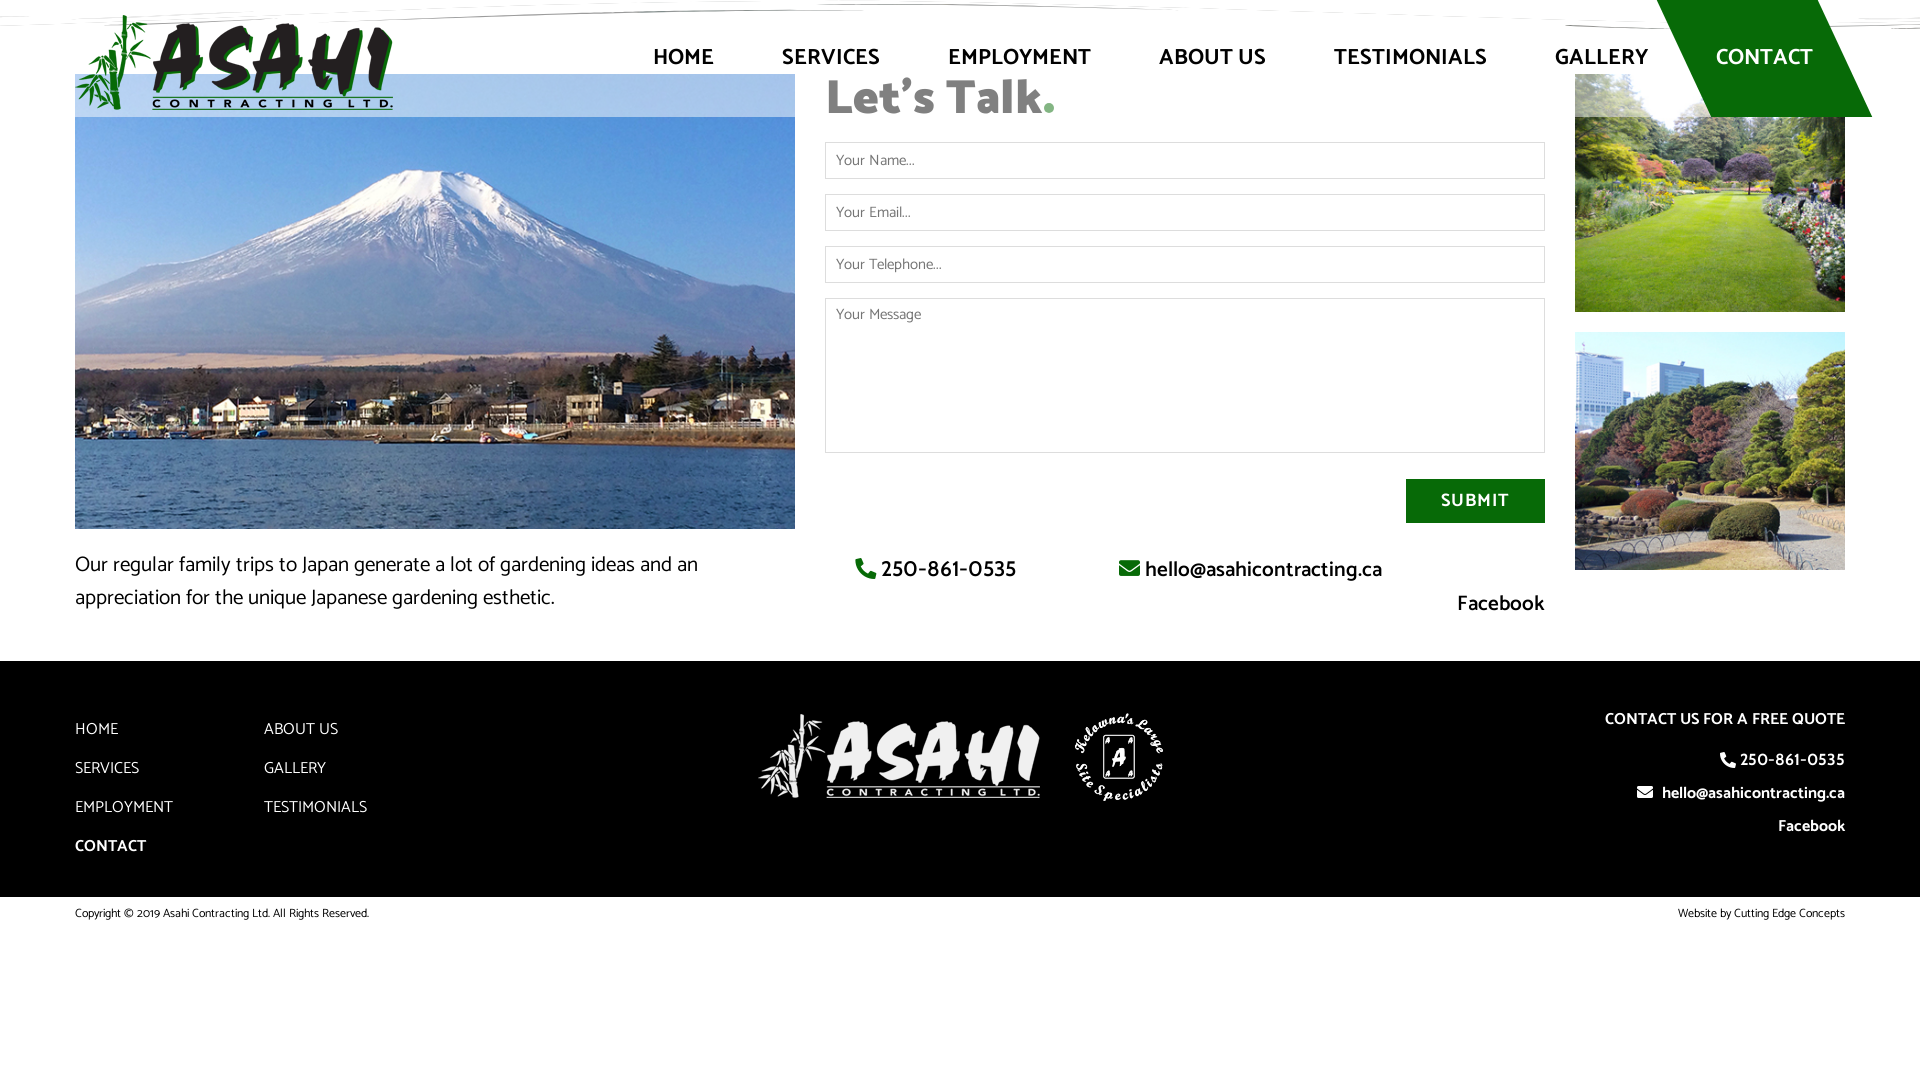  Describe the element at coordinates (123, 806) in the screenshot. I see `'EMPLOYMENT'` at that location.